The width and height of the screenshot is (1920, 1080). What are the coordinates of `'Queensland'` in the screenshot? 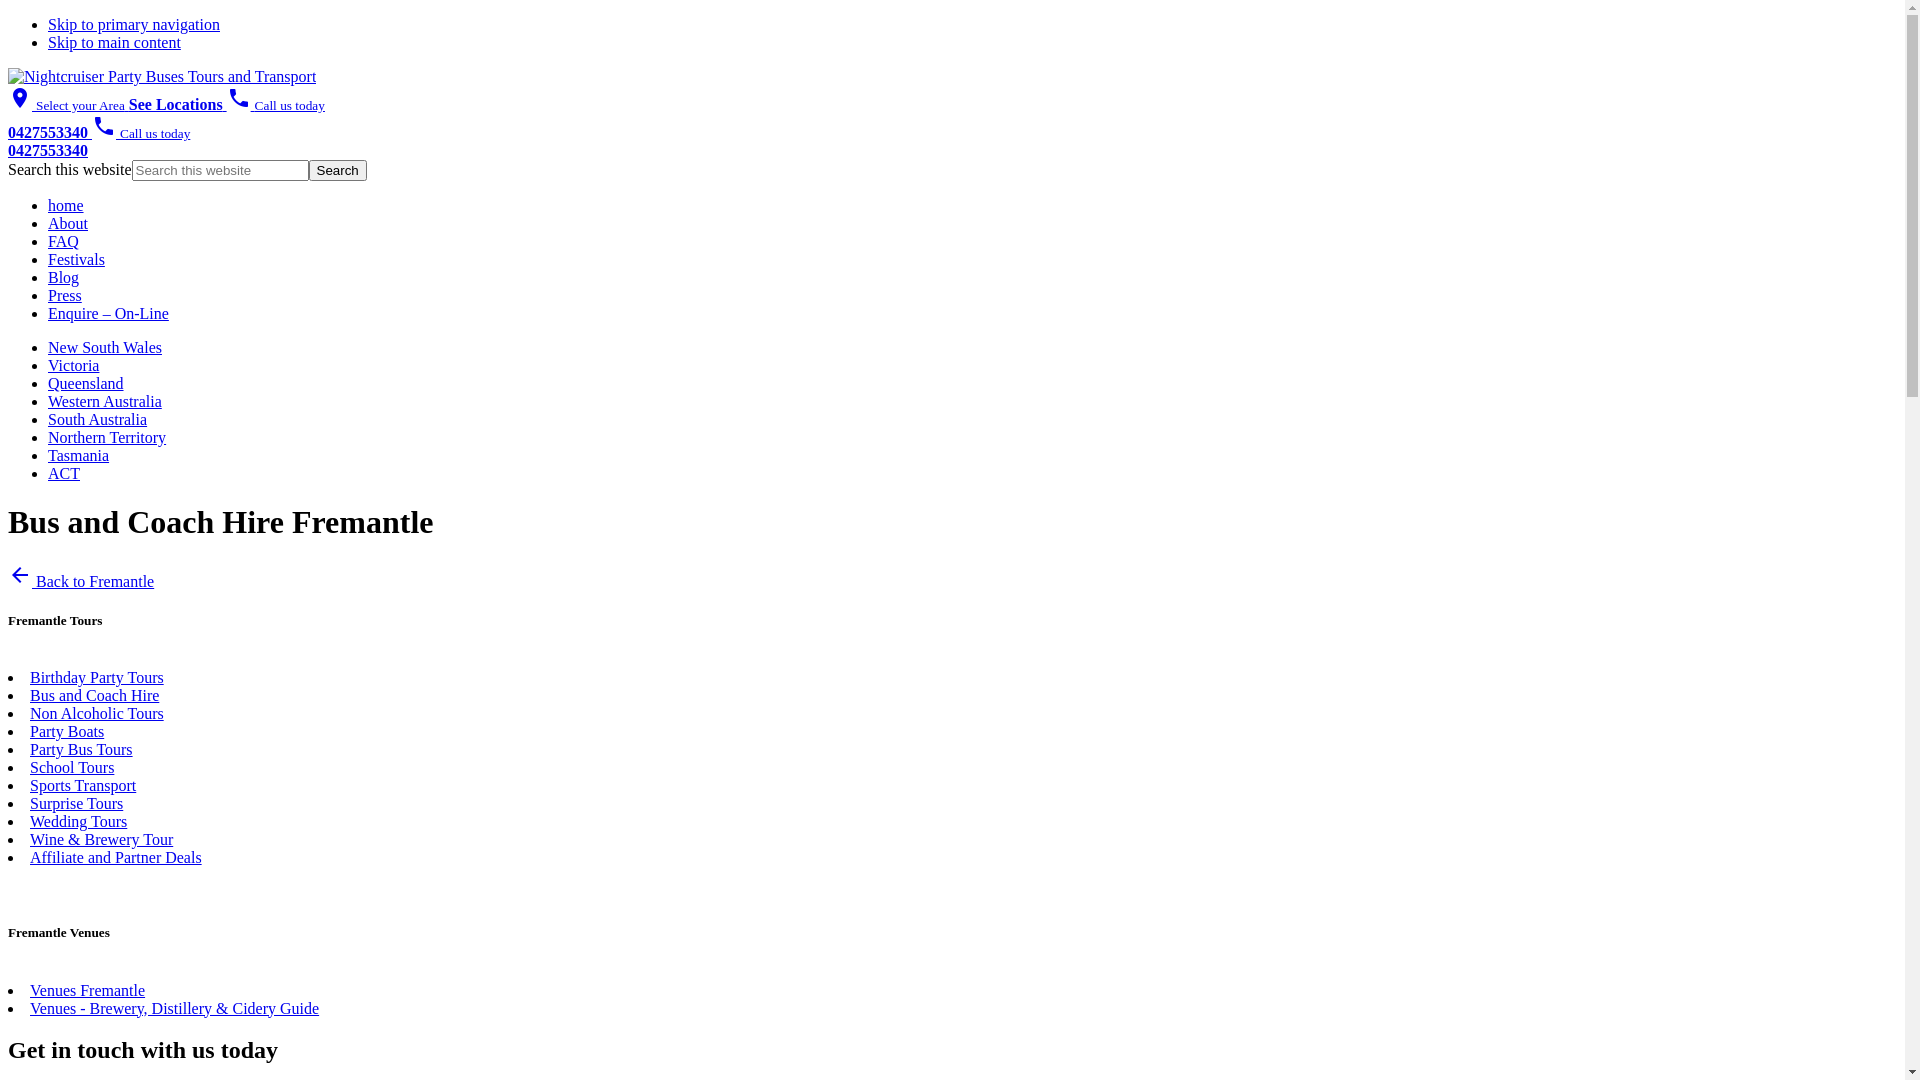 It's located at (48, 383).